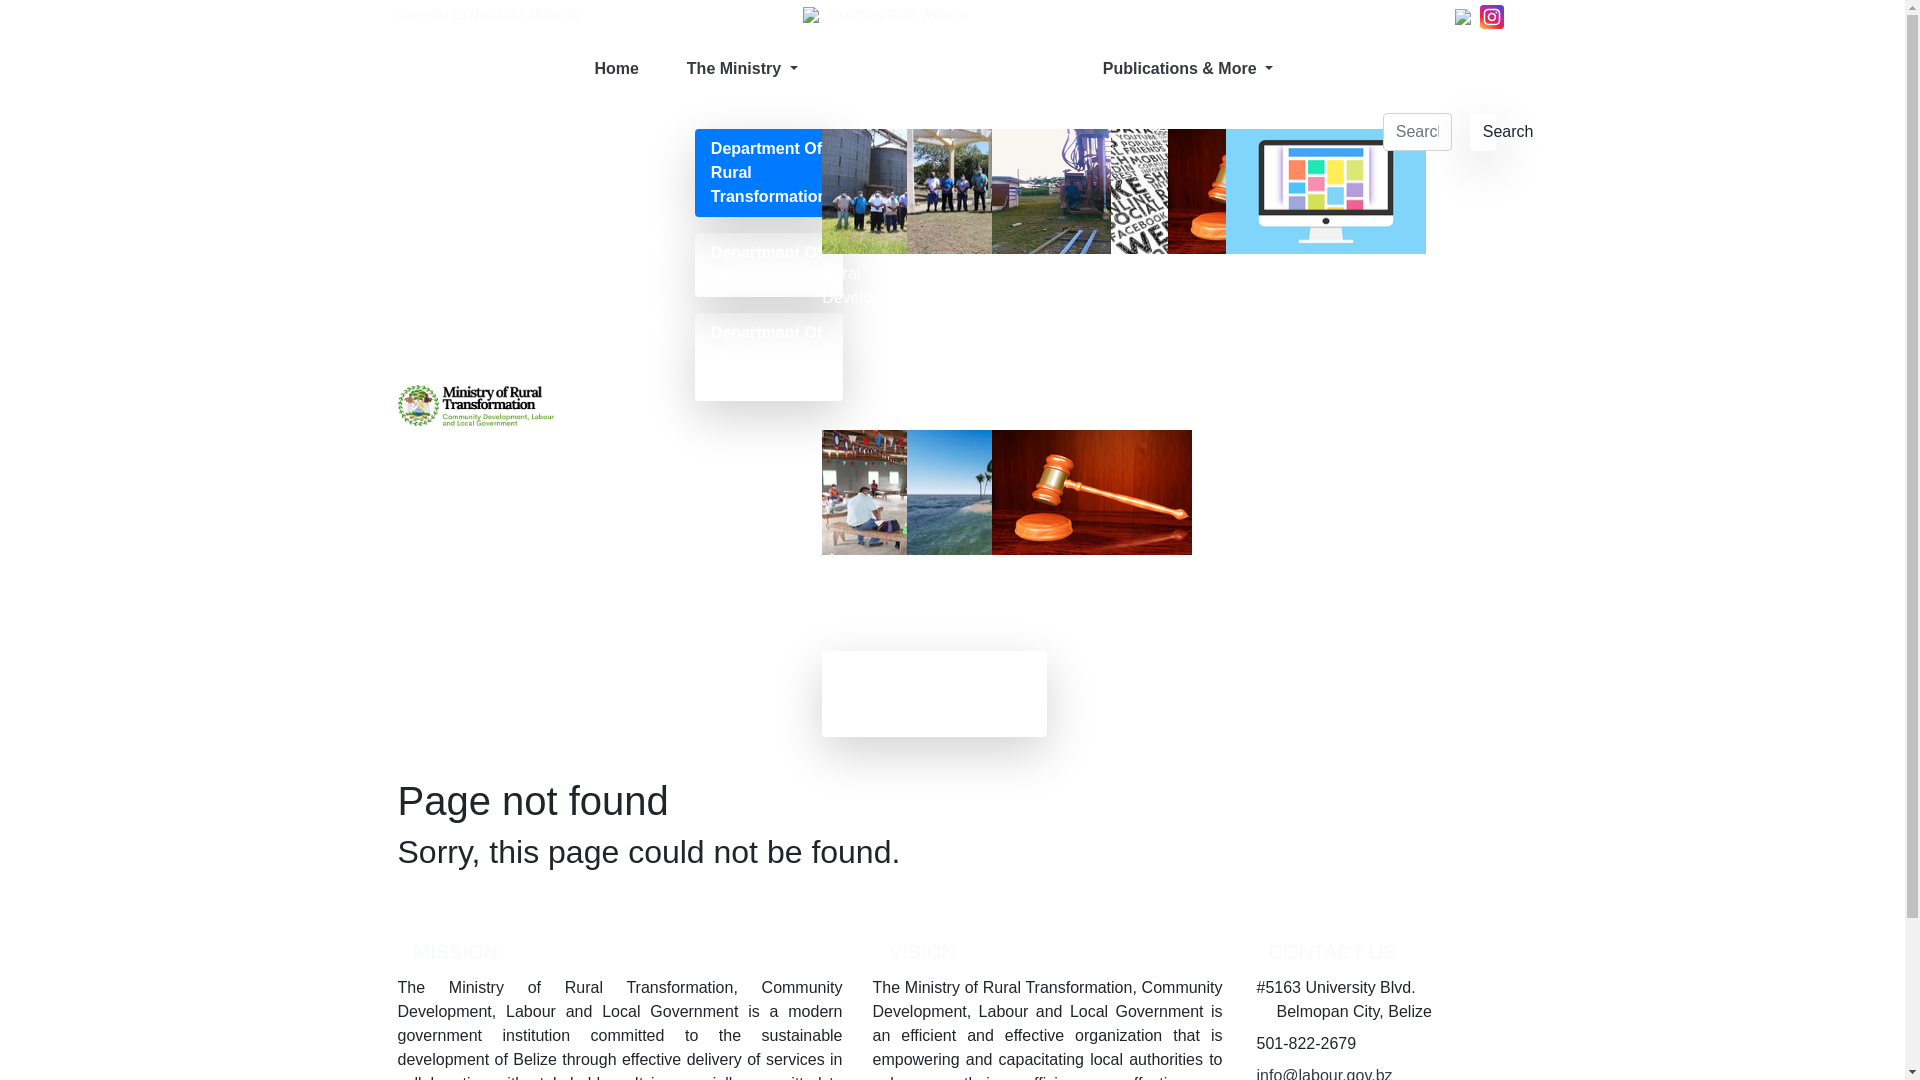  Describe the element at coordinates (767, 356) in the screenshot. I see `'Department Of Local Government'` at that location.